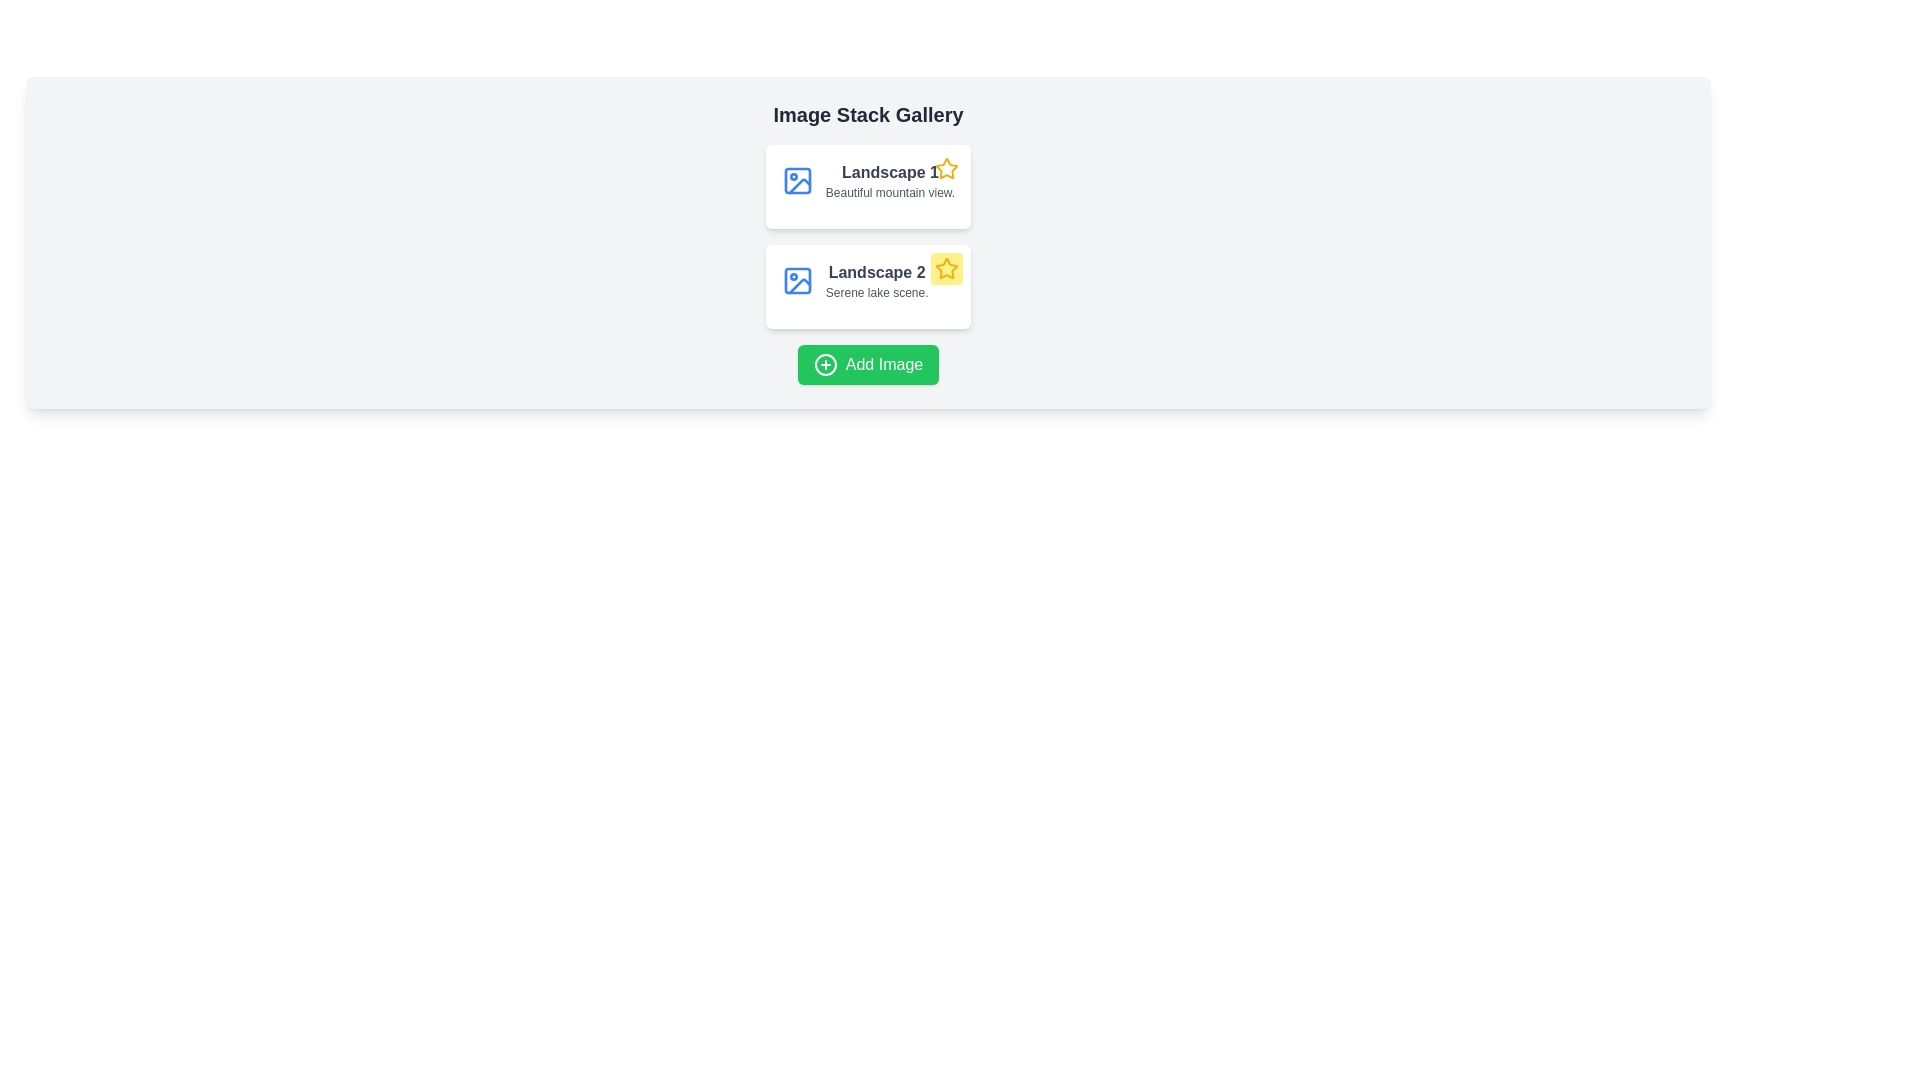 Image resolution: width=1920 pixels, height=1080 pixels. I want to click on leftmost SVG rectangle element representing an image icon in the gallery interface using the developer tools, so click(796, 281).